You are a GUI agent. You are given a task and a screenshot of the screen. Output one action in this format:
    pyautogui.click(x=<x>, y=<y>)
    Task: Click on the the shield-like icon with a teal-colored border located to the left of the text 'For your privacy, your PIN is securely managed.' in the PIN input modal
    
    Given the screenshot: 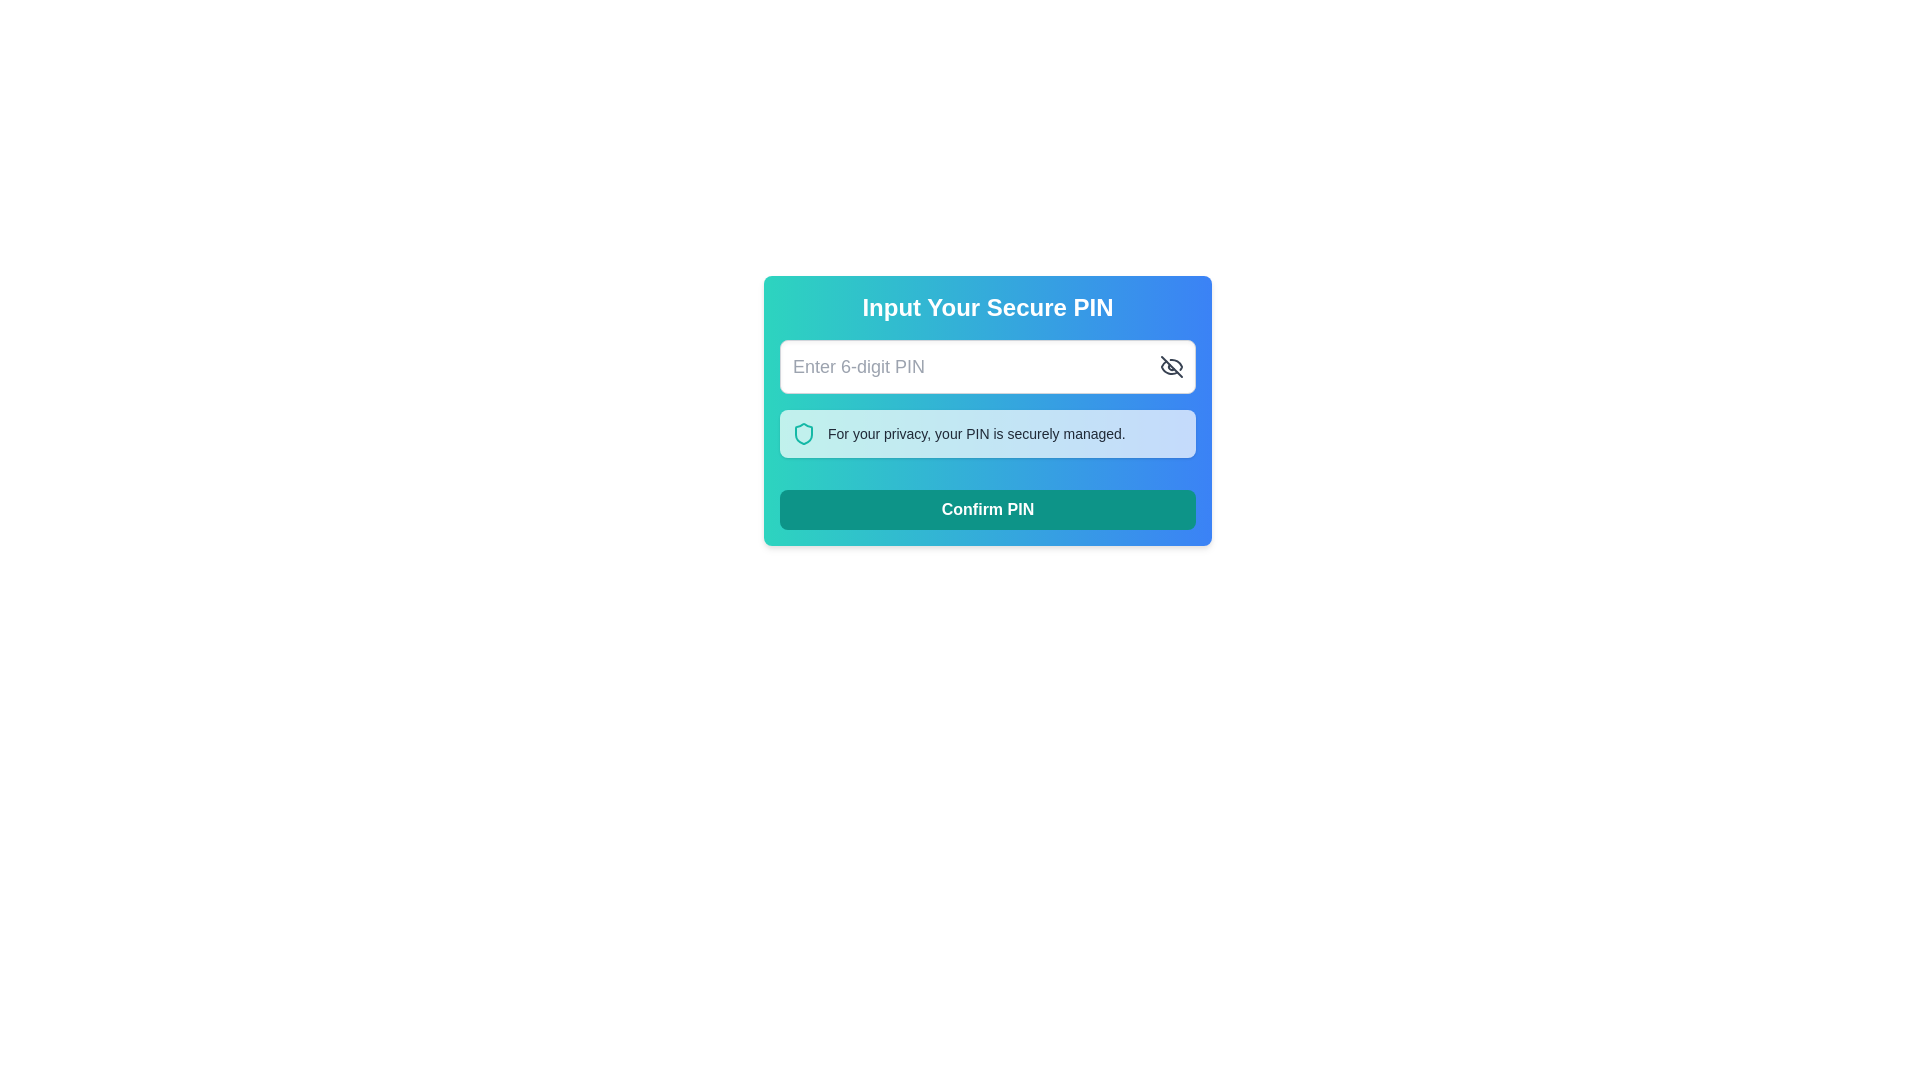 What is the action you would take?
    pyautogui.click(x=804, y=433)
    